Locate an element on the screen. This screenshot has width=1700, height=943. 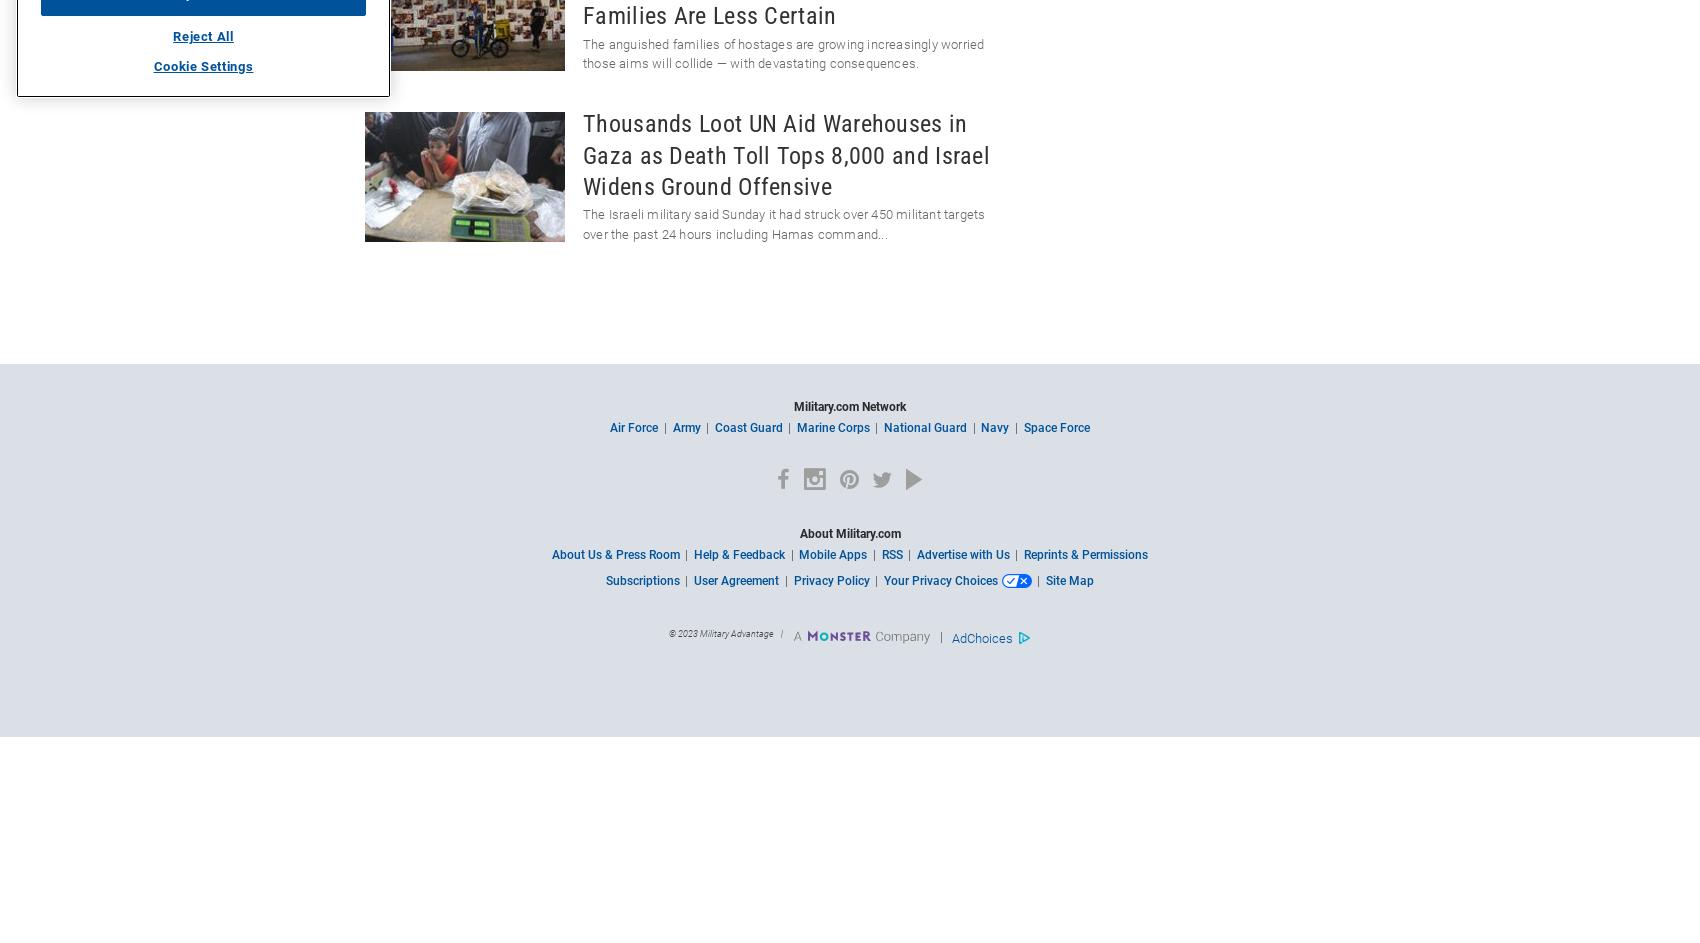
'RSS' is located at coordinates (880, 554).